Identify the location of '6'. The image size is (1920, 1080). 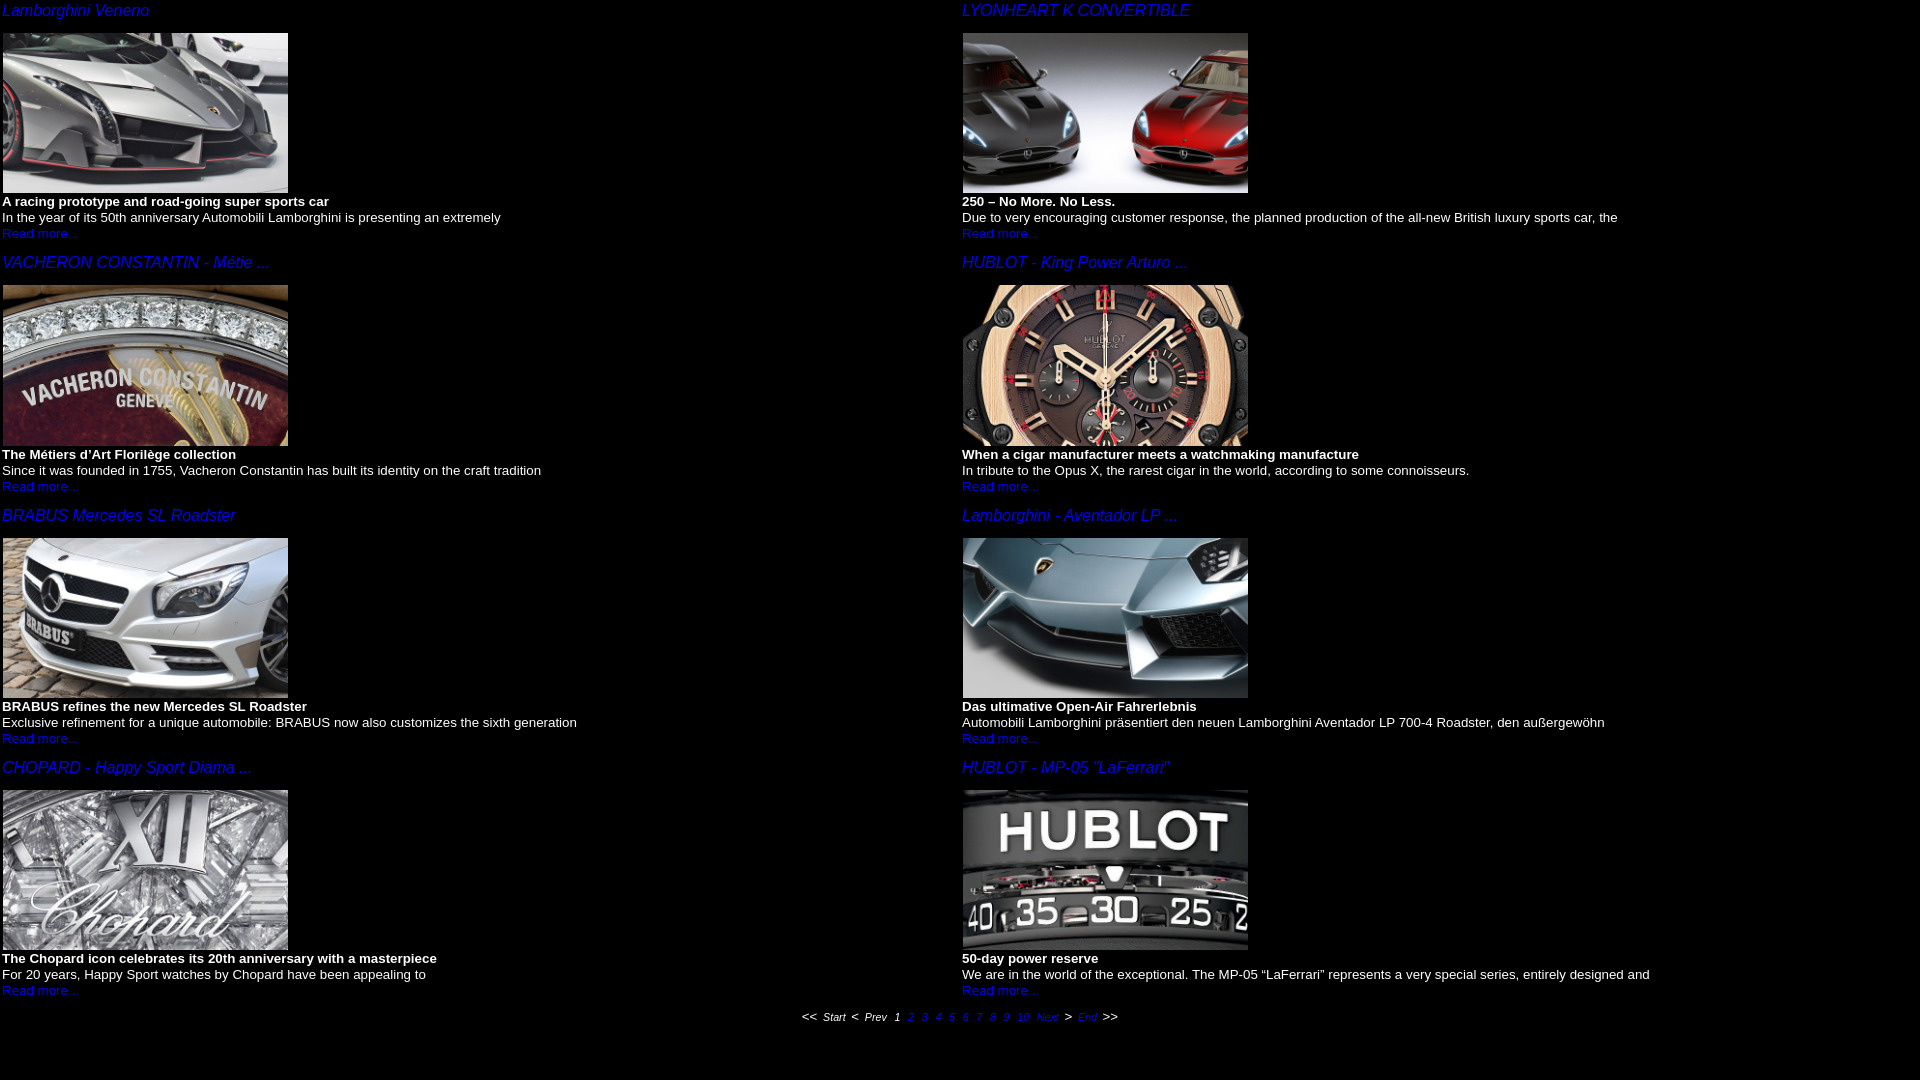
(965, 1017).